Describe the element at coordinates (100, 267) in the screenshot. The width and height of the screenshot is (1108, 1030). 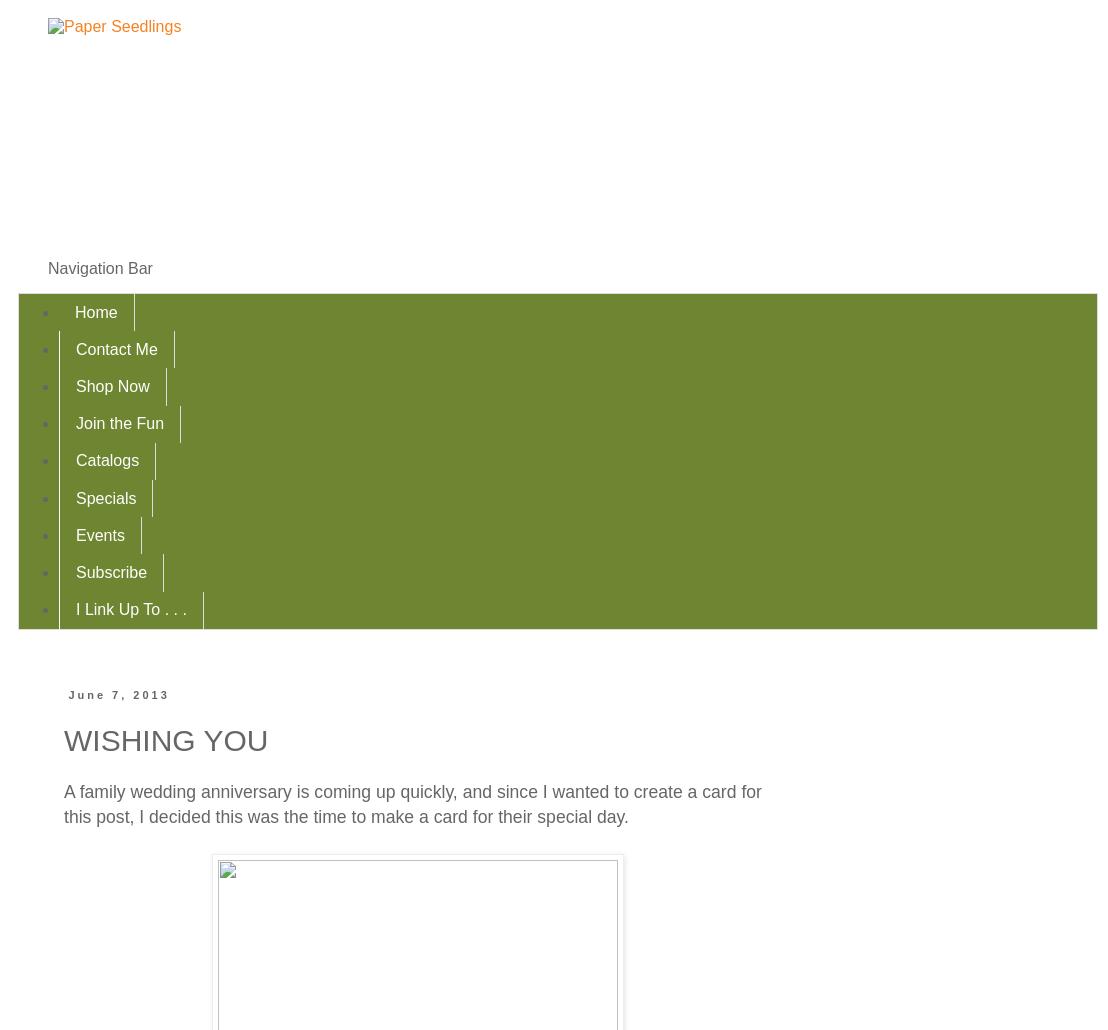
I see `'Navigation Bar'` at that location.